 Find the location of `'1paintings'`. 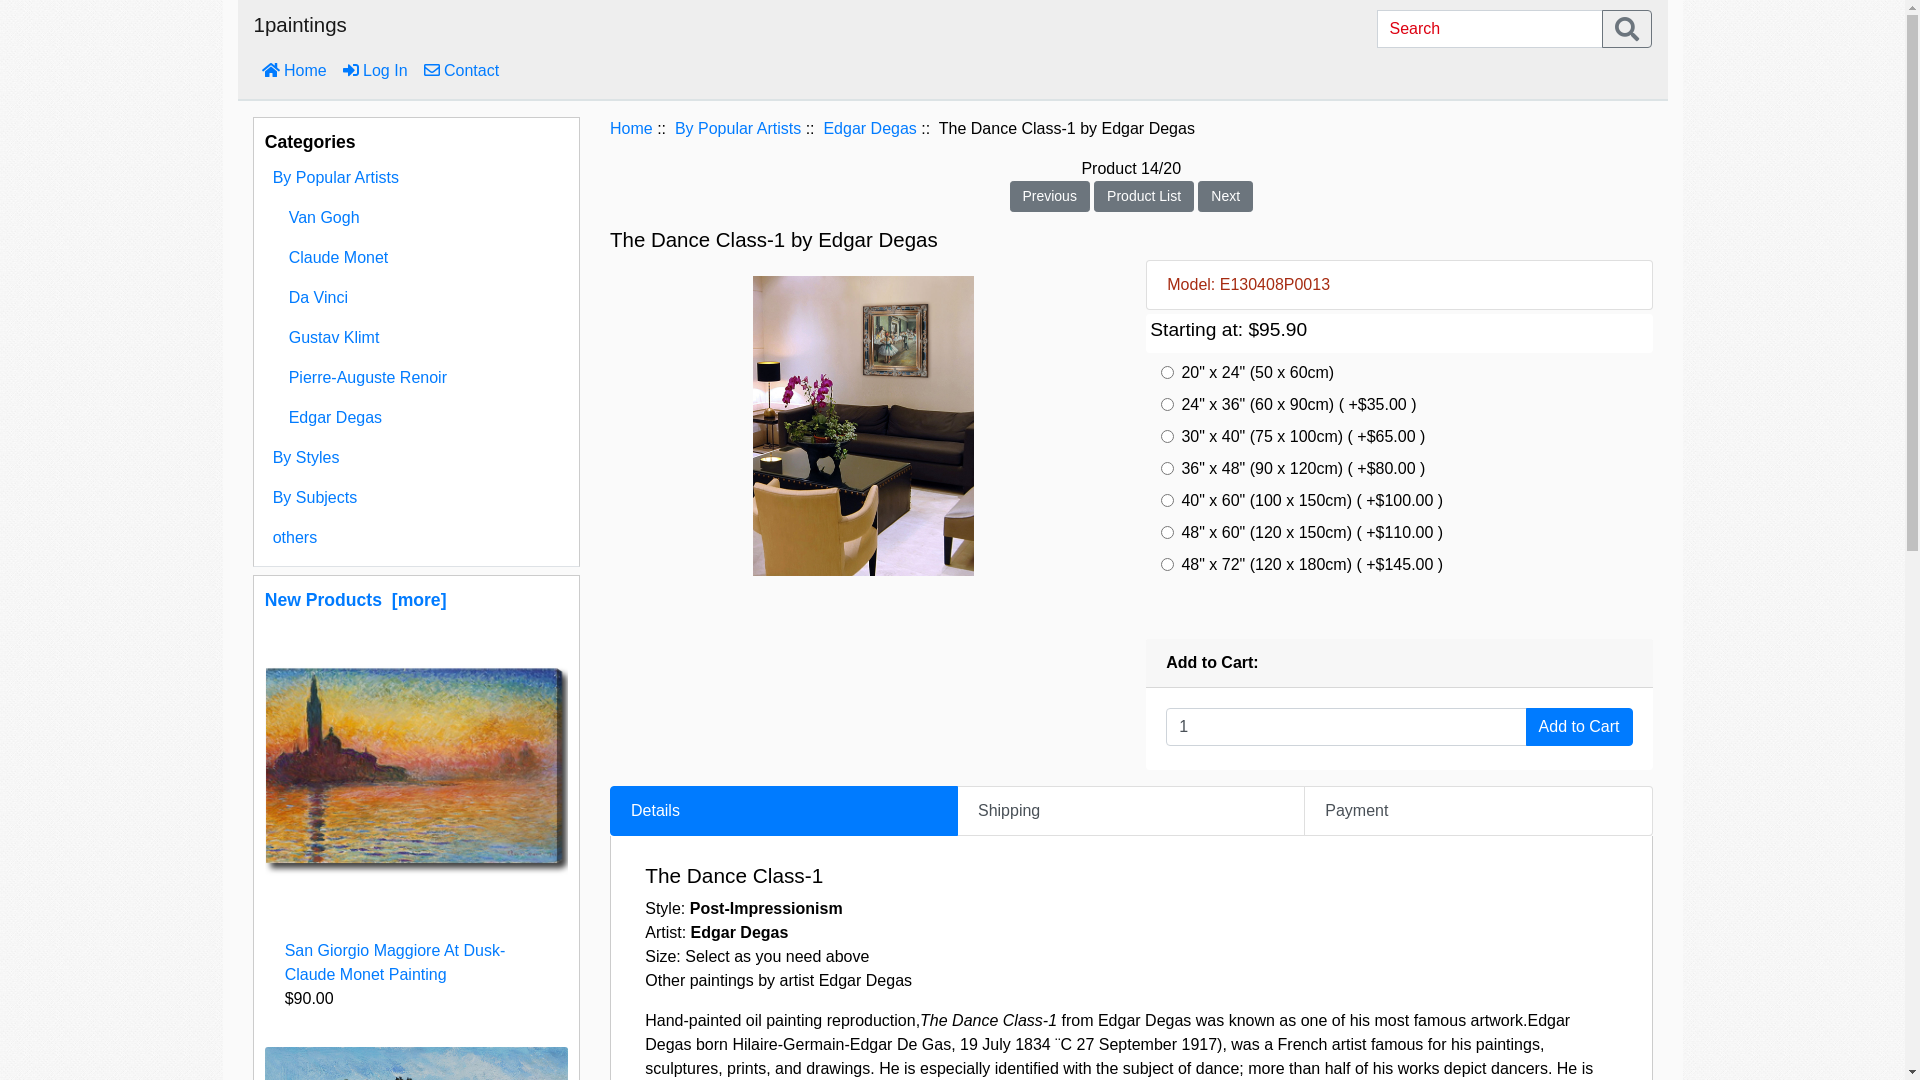

'1paintings' is located at coordinates (299, 29).